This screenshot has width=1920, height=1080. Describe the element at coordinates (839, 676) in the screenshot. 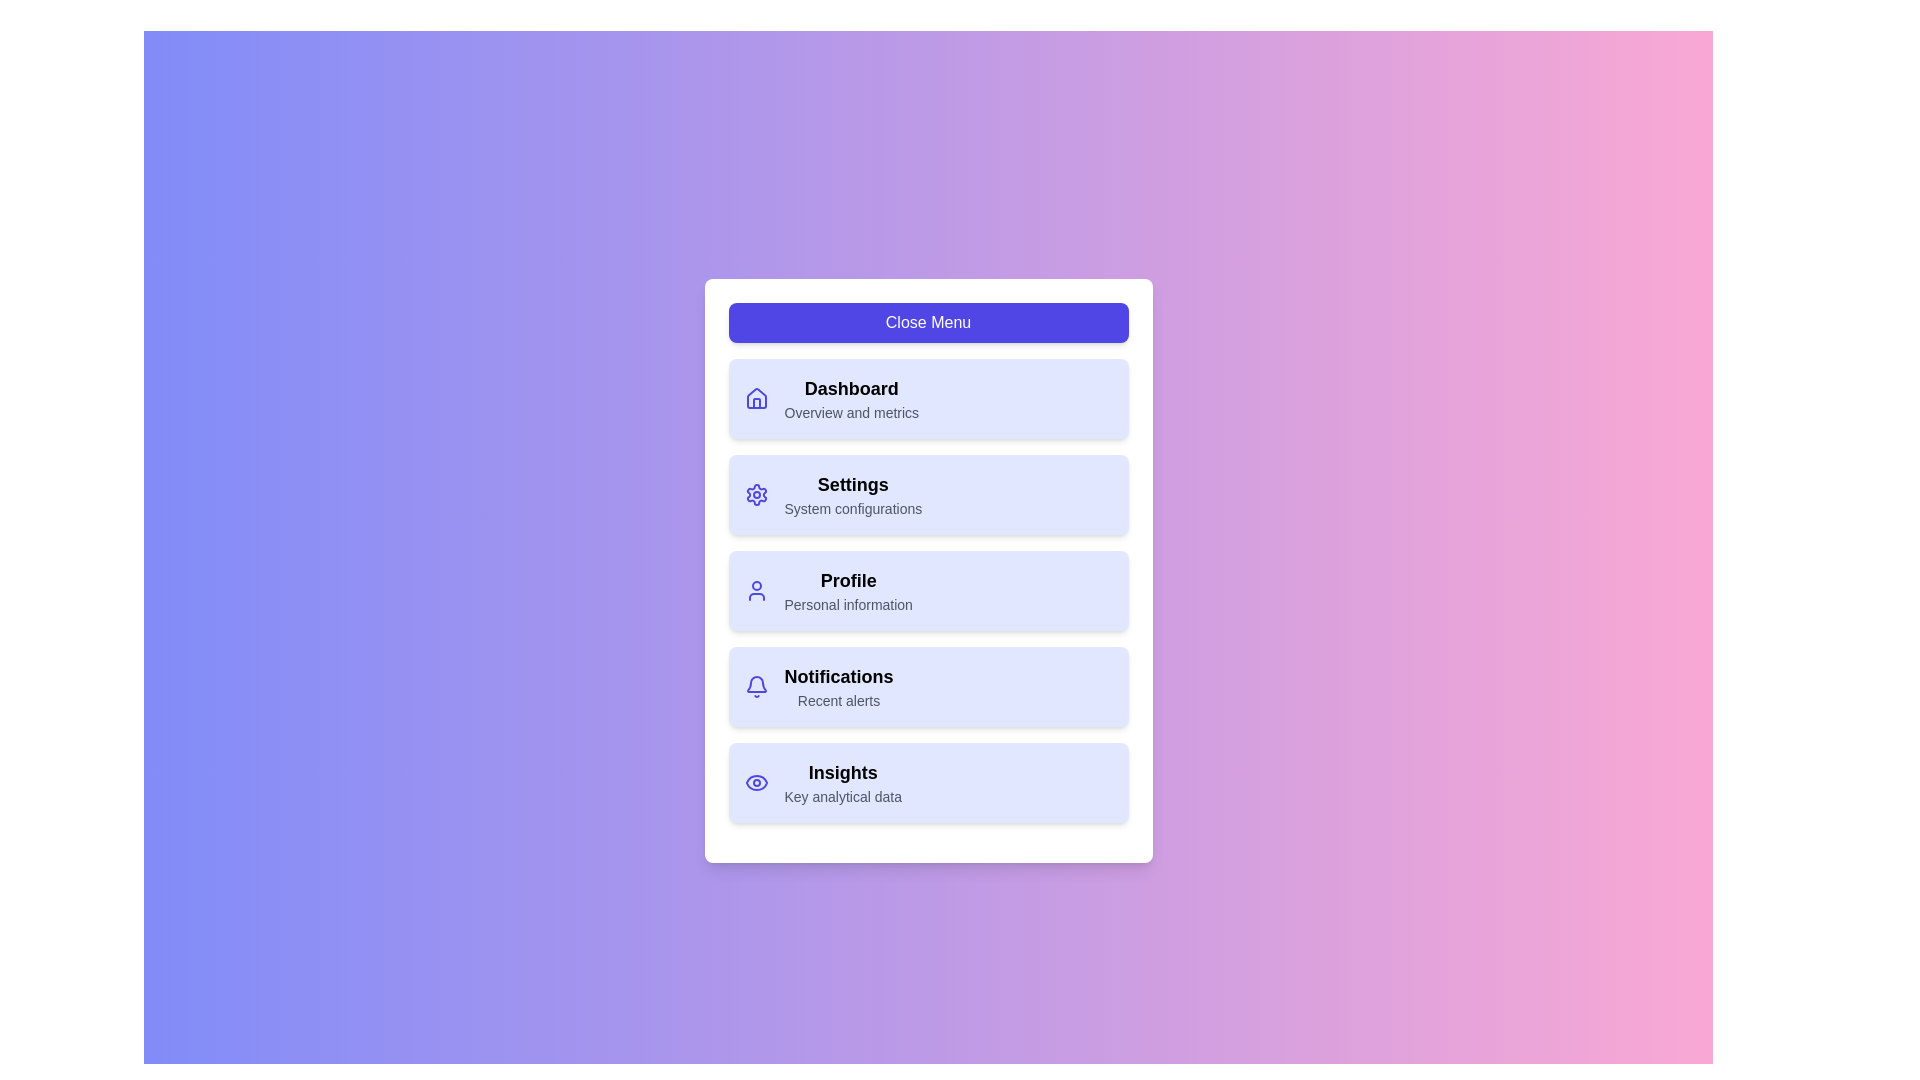

I see `the text of the menu item labeled Notifications` at that location.